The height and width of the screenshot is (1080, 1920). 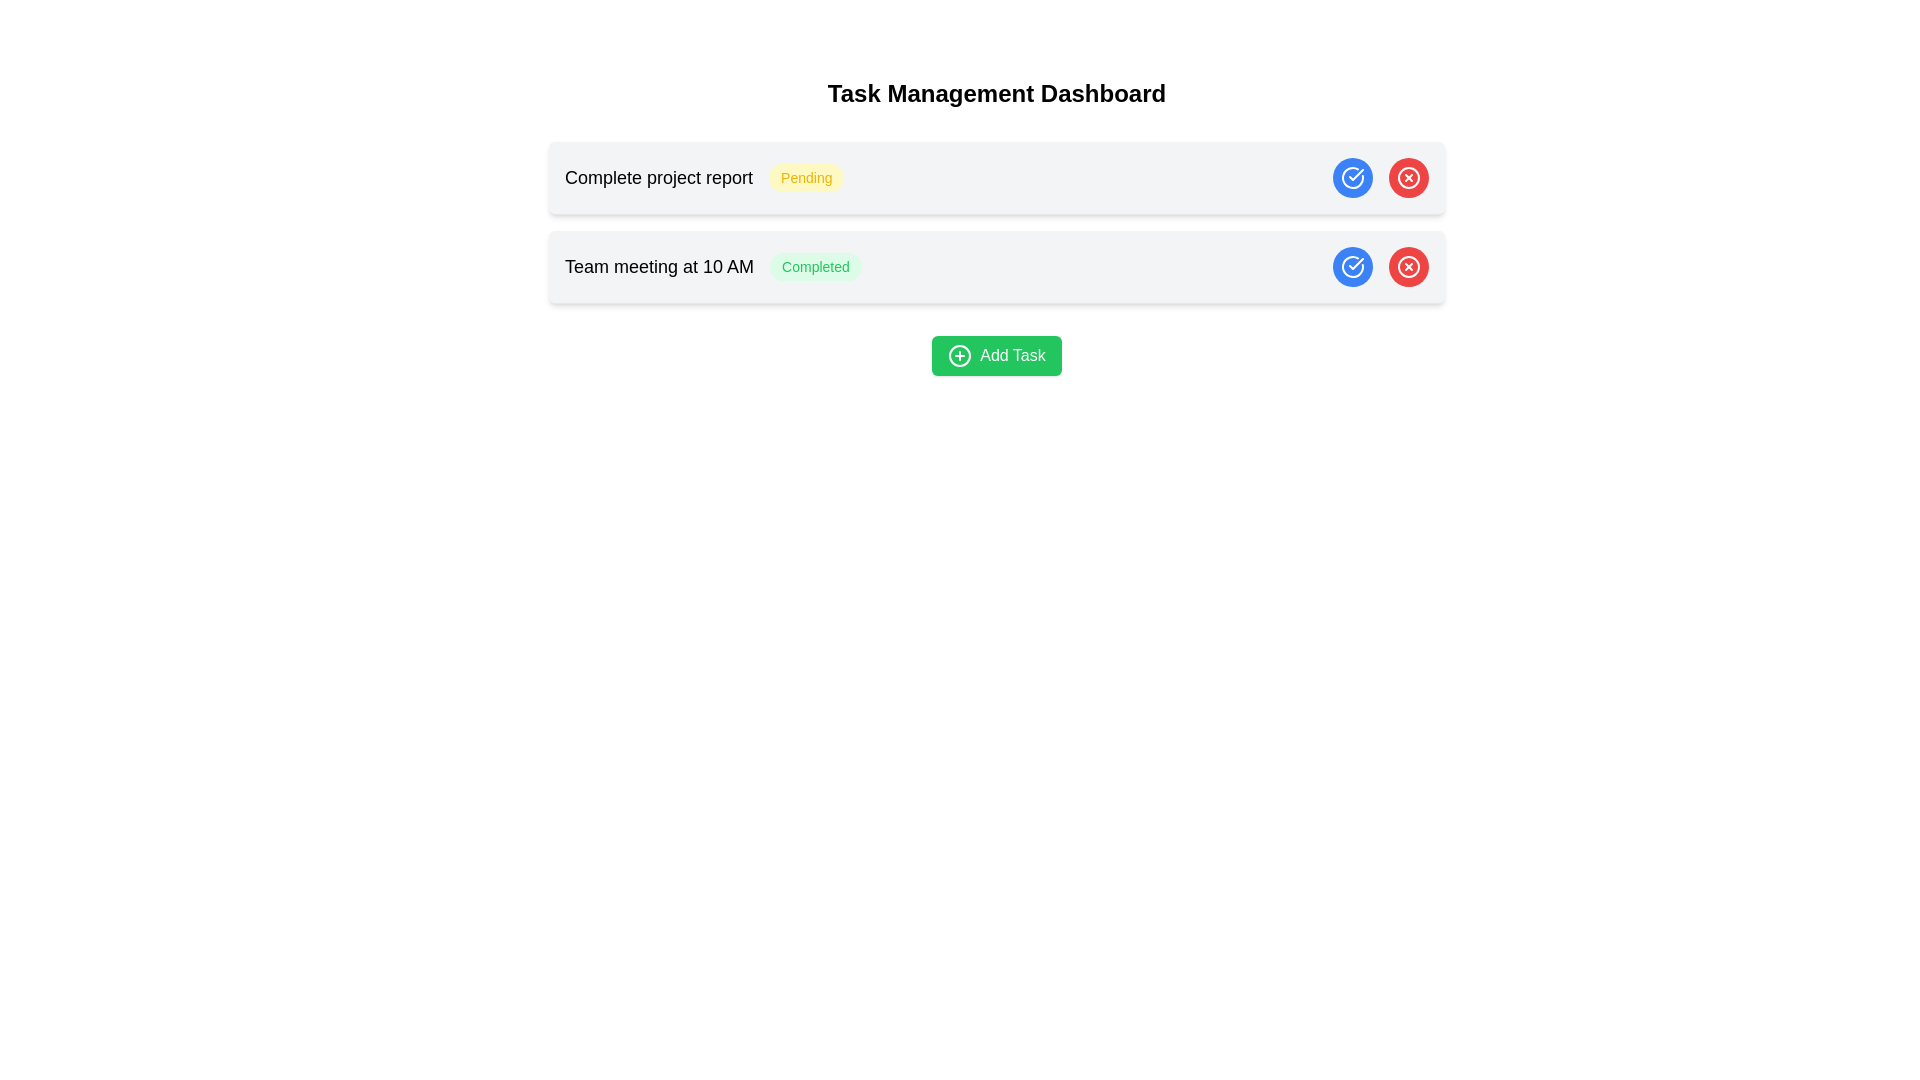 What do you see at coordinates (1408, 176) in the screenshot?
I see `the delete button located at the right end of the top task row to change its background color` at bounding box center [1408, 176].